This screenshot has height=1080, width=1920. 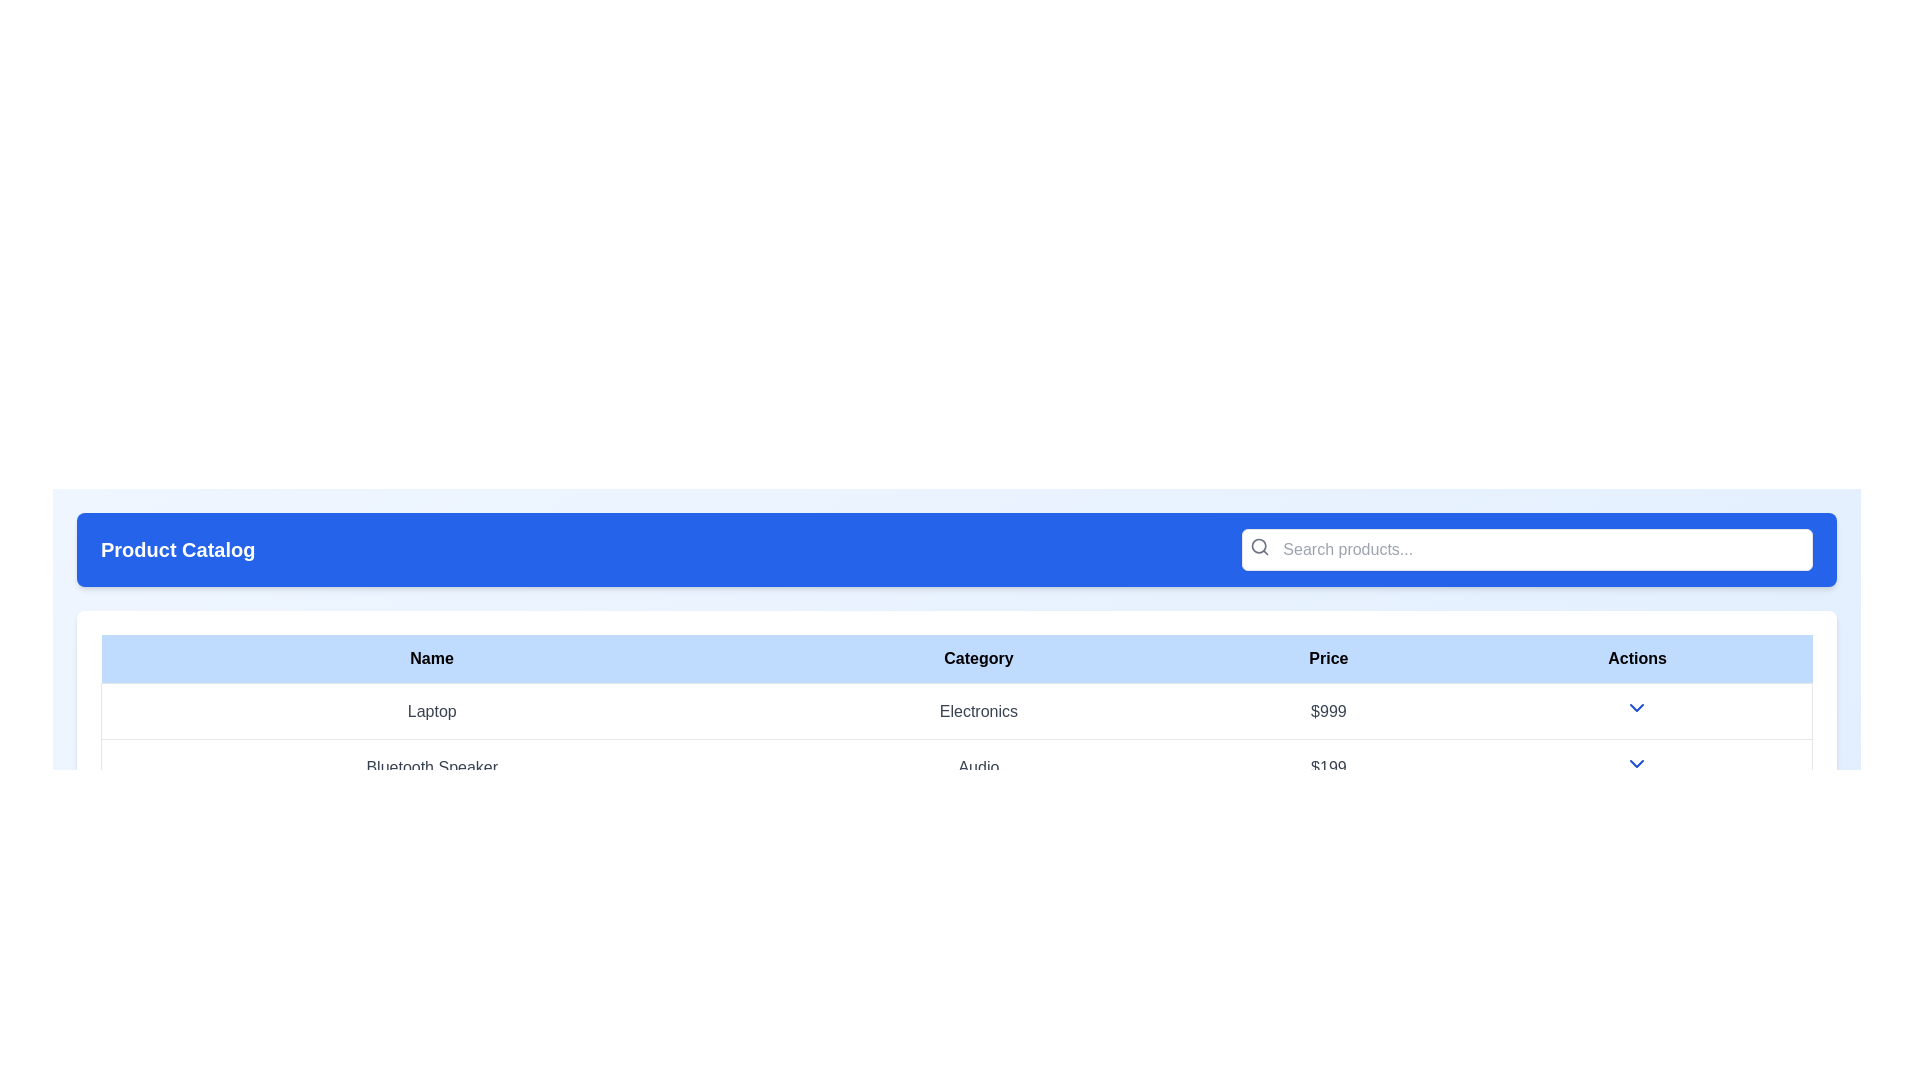 What do you see at coordinates (1637, 707) in the screenshot?
I see `the Dropdown toggle button located in the last column of the first row under the 'Actions' header in the table` at bounding box center [1637, 707].